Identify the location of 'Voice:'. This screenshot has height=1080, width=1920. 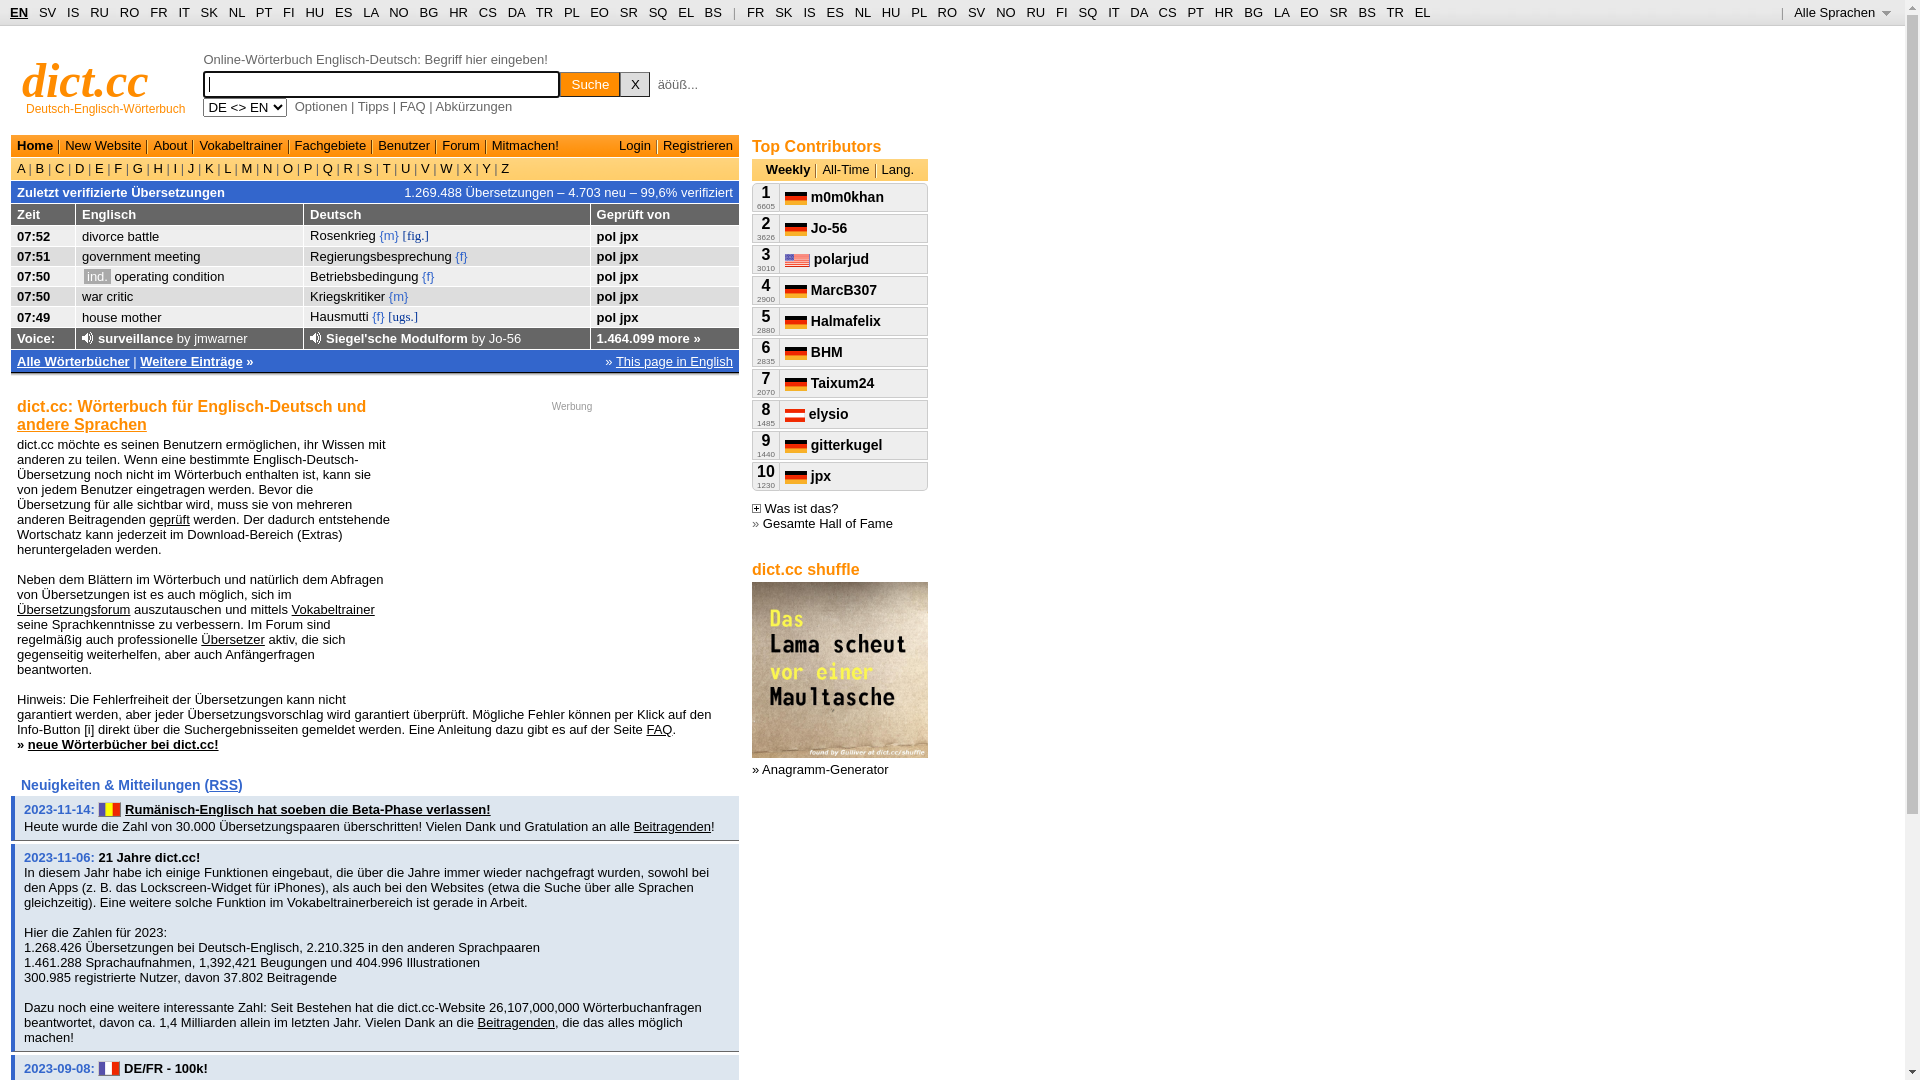
(17, 337).